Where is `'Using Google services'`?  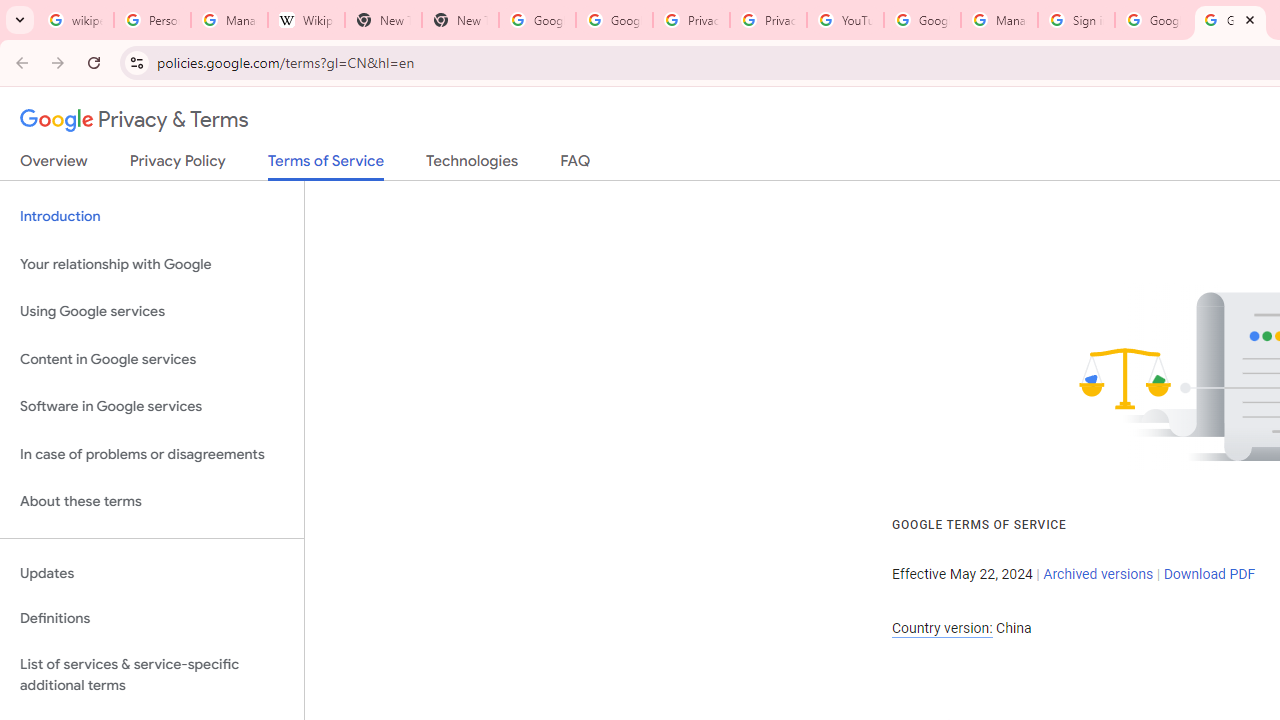
'Using Google services' is located at coordinates (151, 312).